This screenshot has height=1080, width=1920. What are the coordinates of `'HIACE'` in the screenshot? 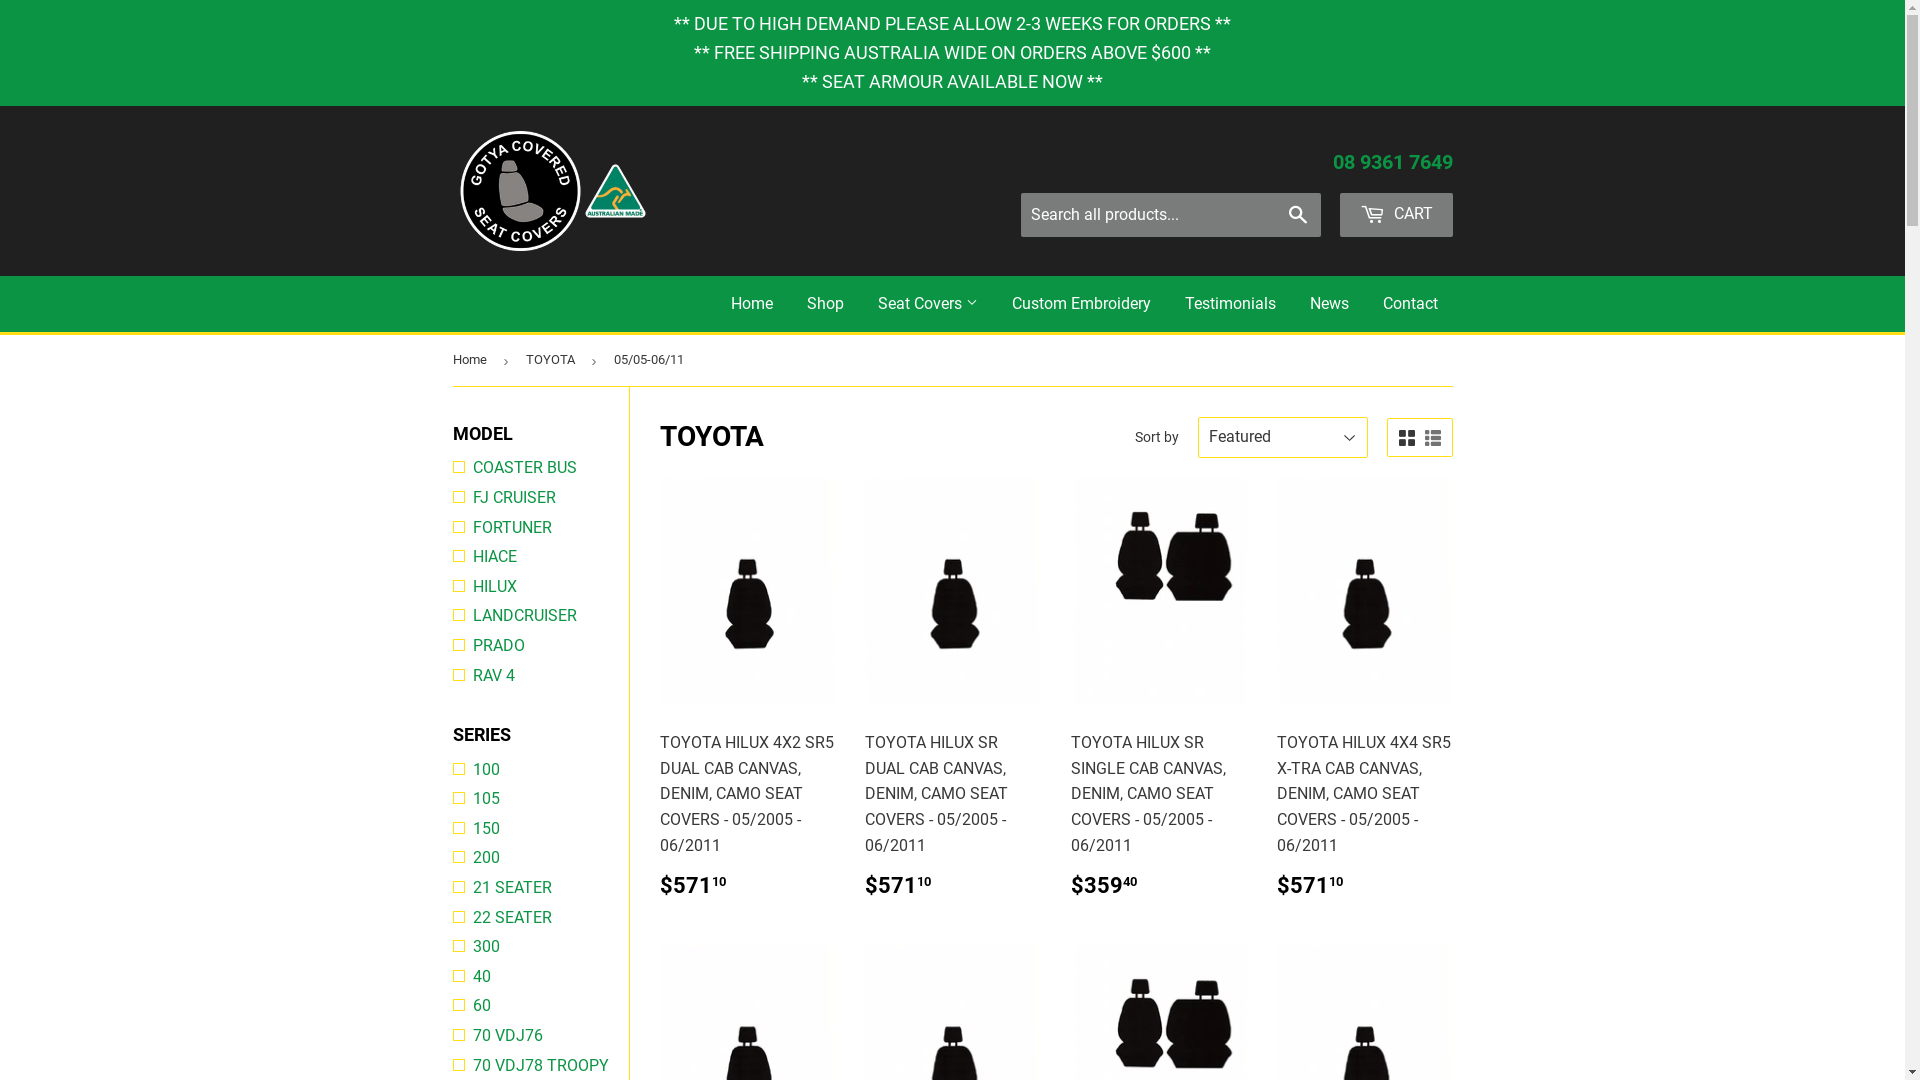 It's located at (450, 556).